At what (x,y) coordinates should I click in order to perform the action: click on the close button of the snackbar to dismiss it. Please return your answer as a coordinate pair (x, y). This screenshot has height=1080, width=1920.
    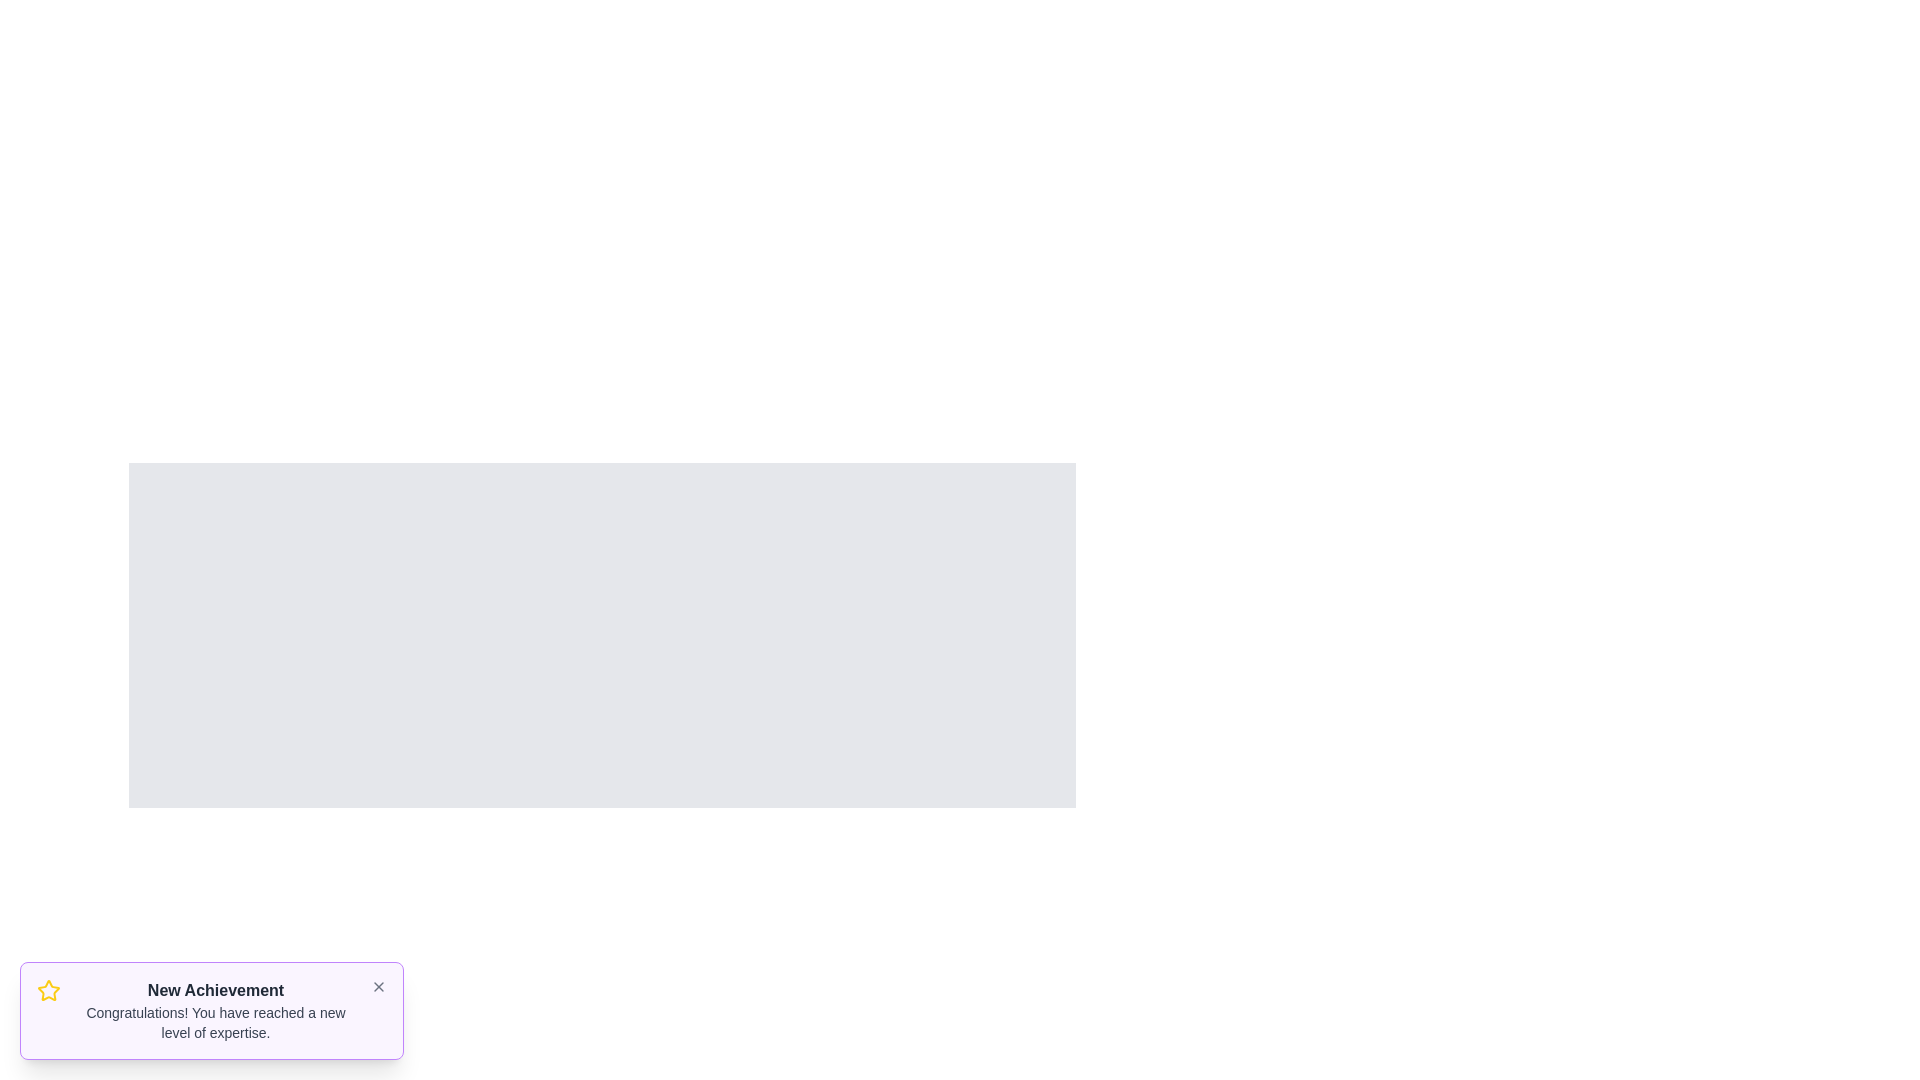
    Looking at the image, I should click on (379, 986).